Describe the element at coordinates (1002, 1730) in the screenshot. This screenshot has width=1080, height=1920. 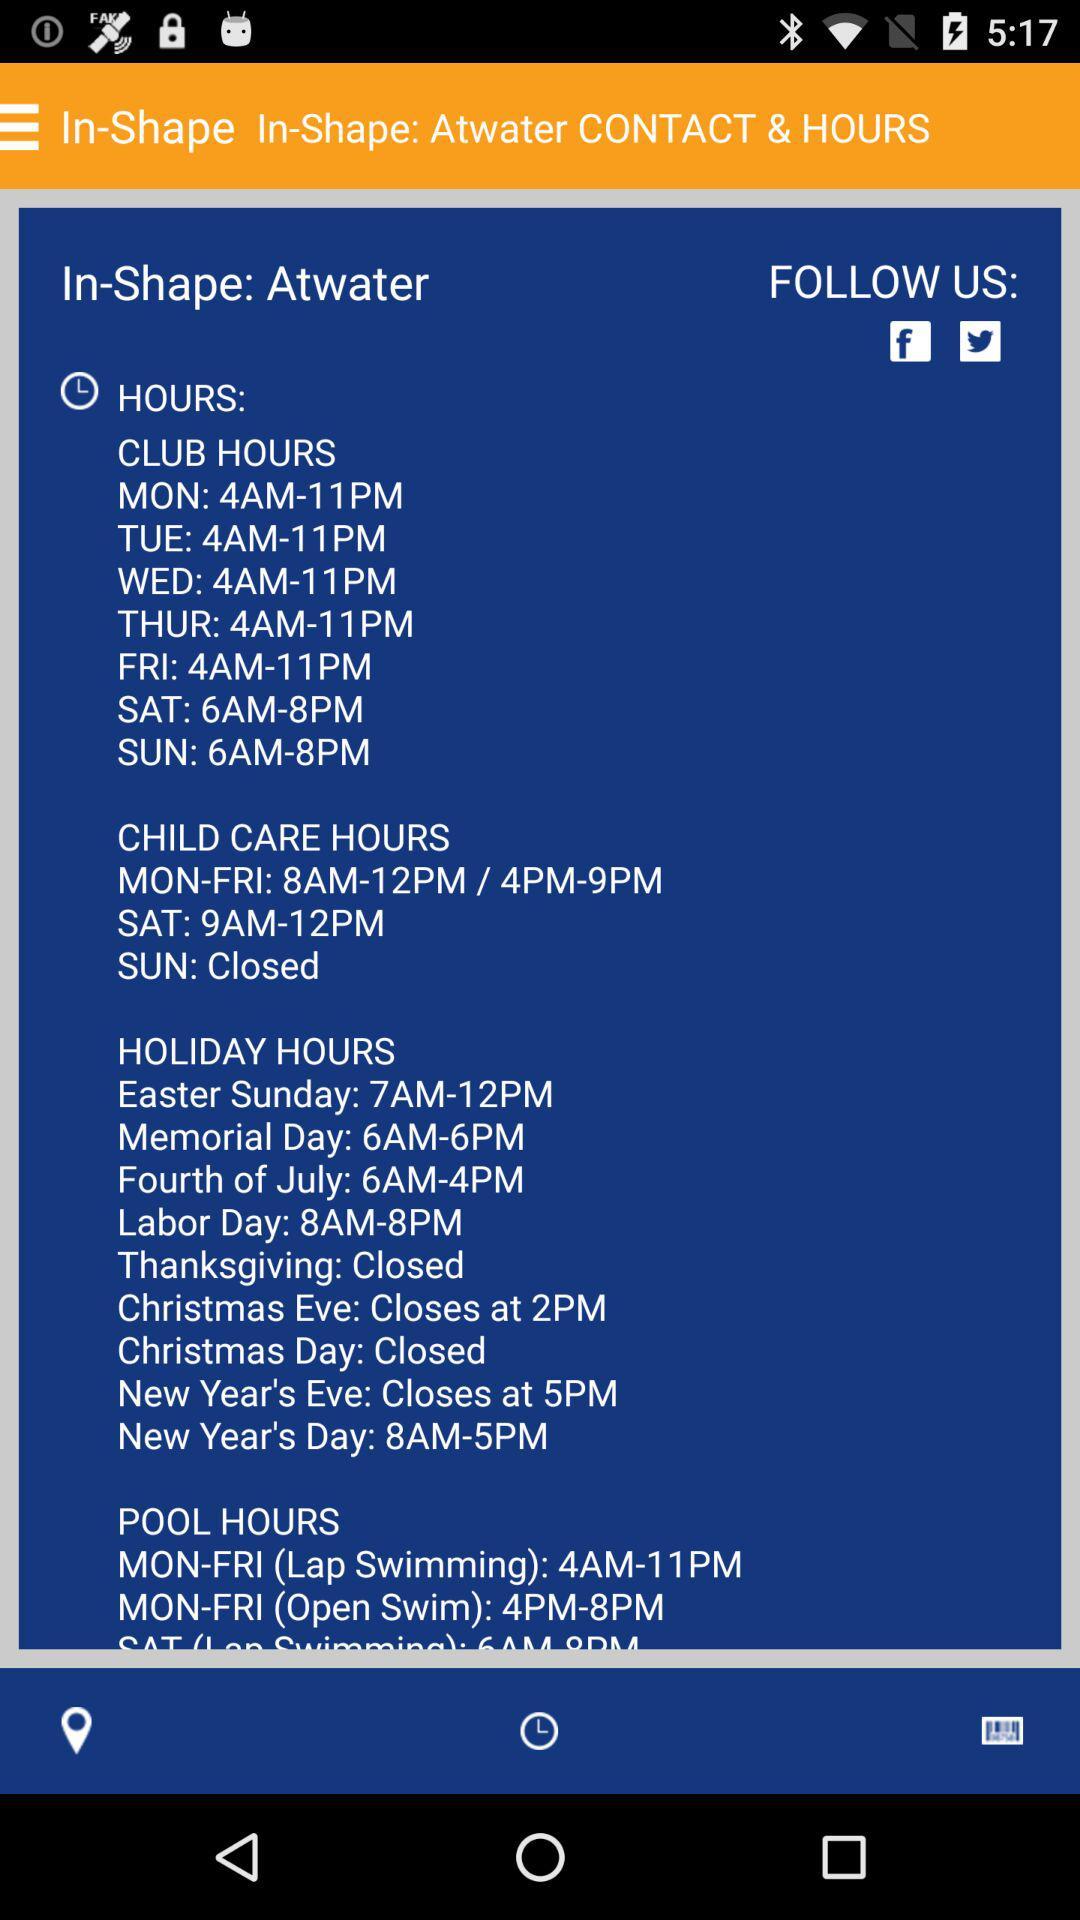
I see `the app next to club hours mon icon` at that location.